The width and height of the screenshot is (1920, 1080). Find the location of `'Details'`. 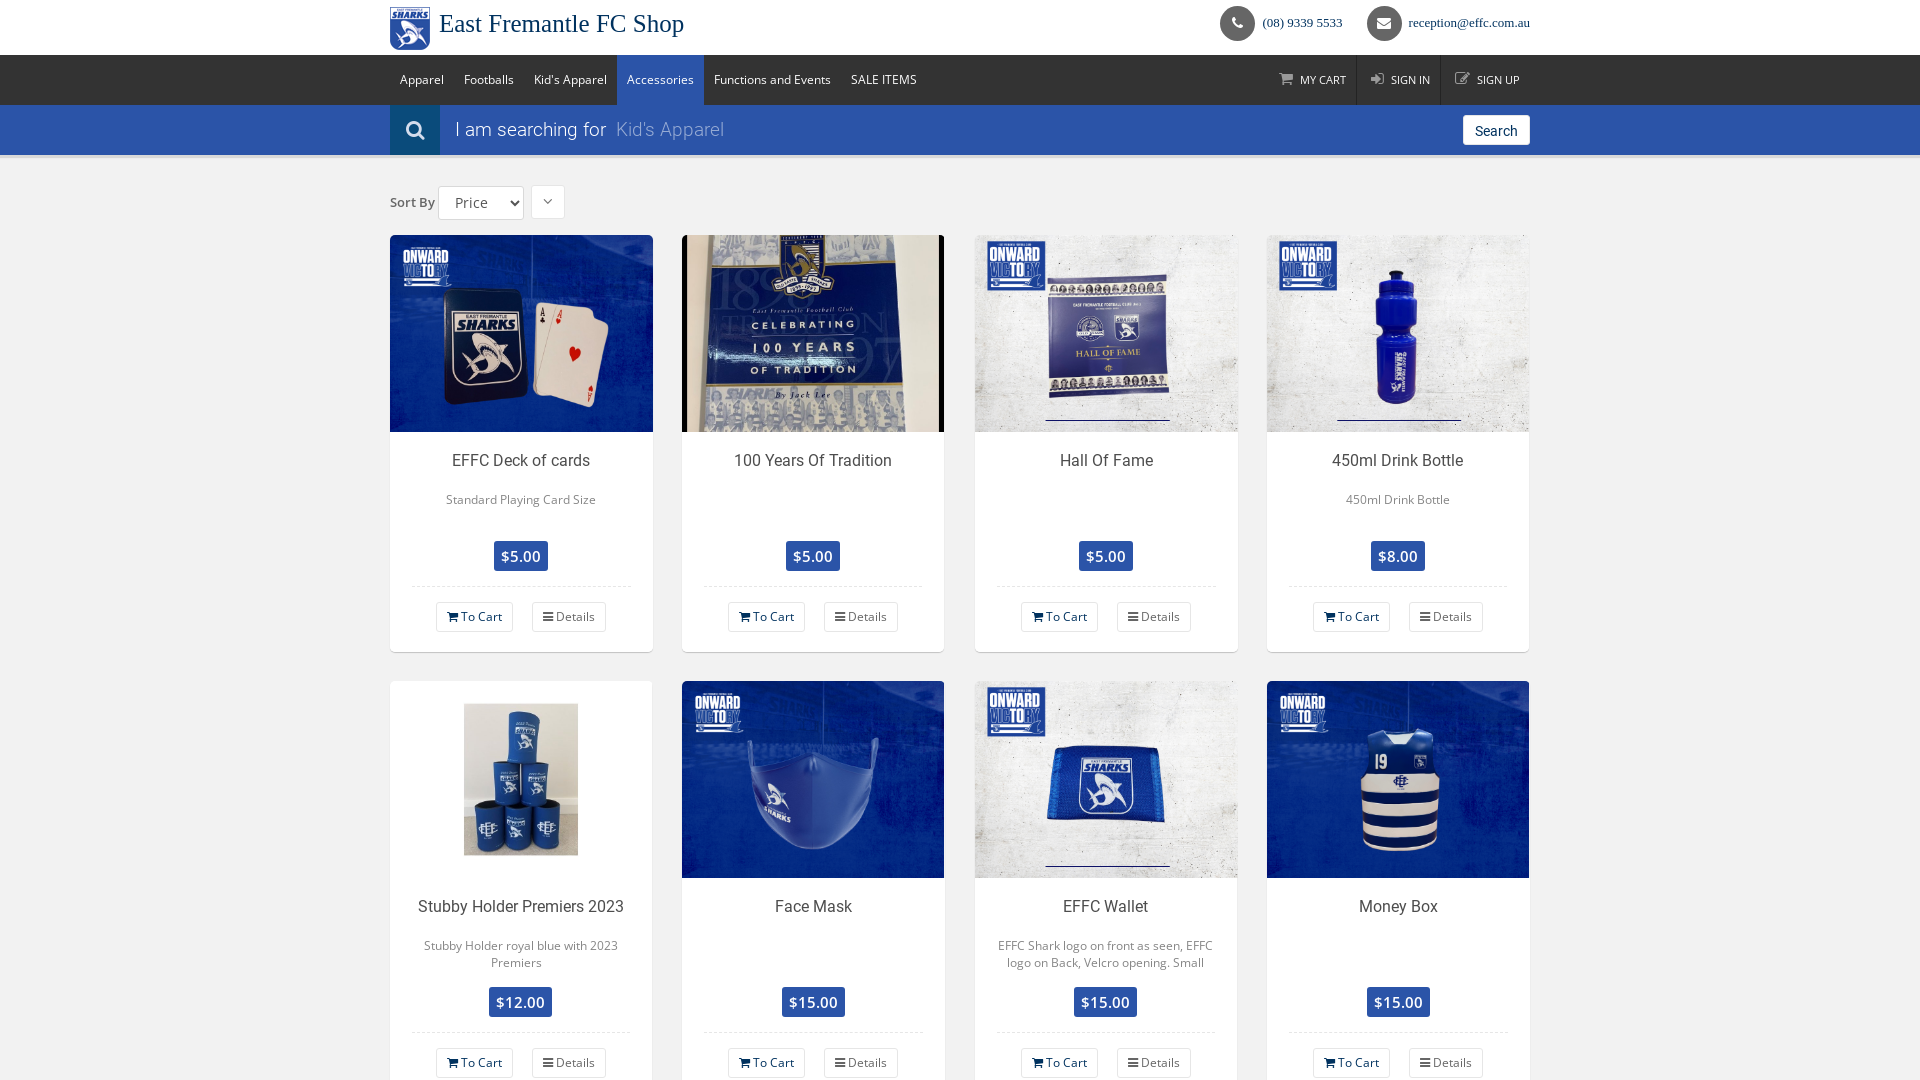

'Details' is located at coordinates (568, 616).